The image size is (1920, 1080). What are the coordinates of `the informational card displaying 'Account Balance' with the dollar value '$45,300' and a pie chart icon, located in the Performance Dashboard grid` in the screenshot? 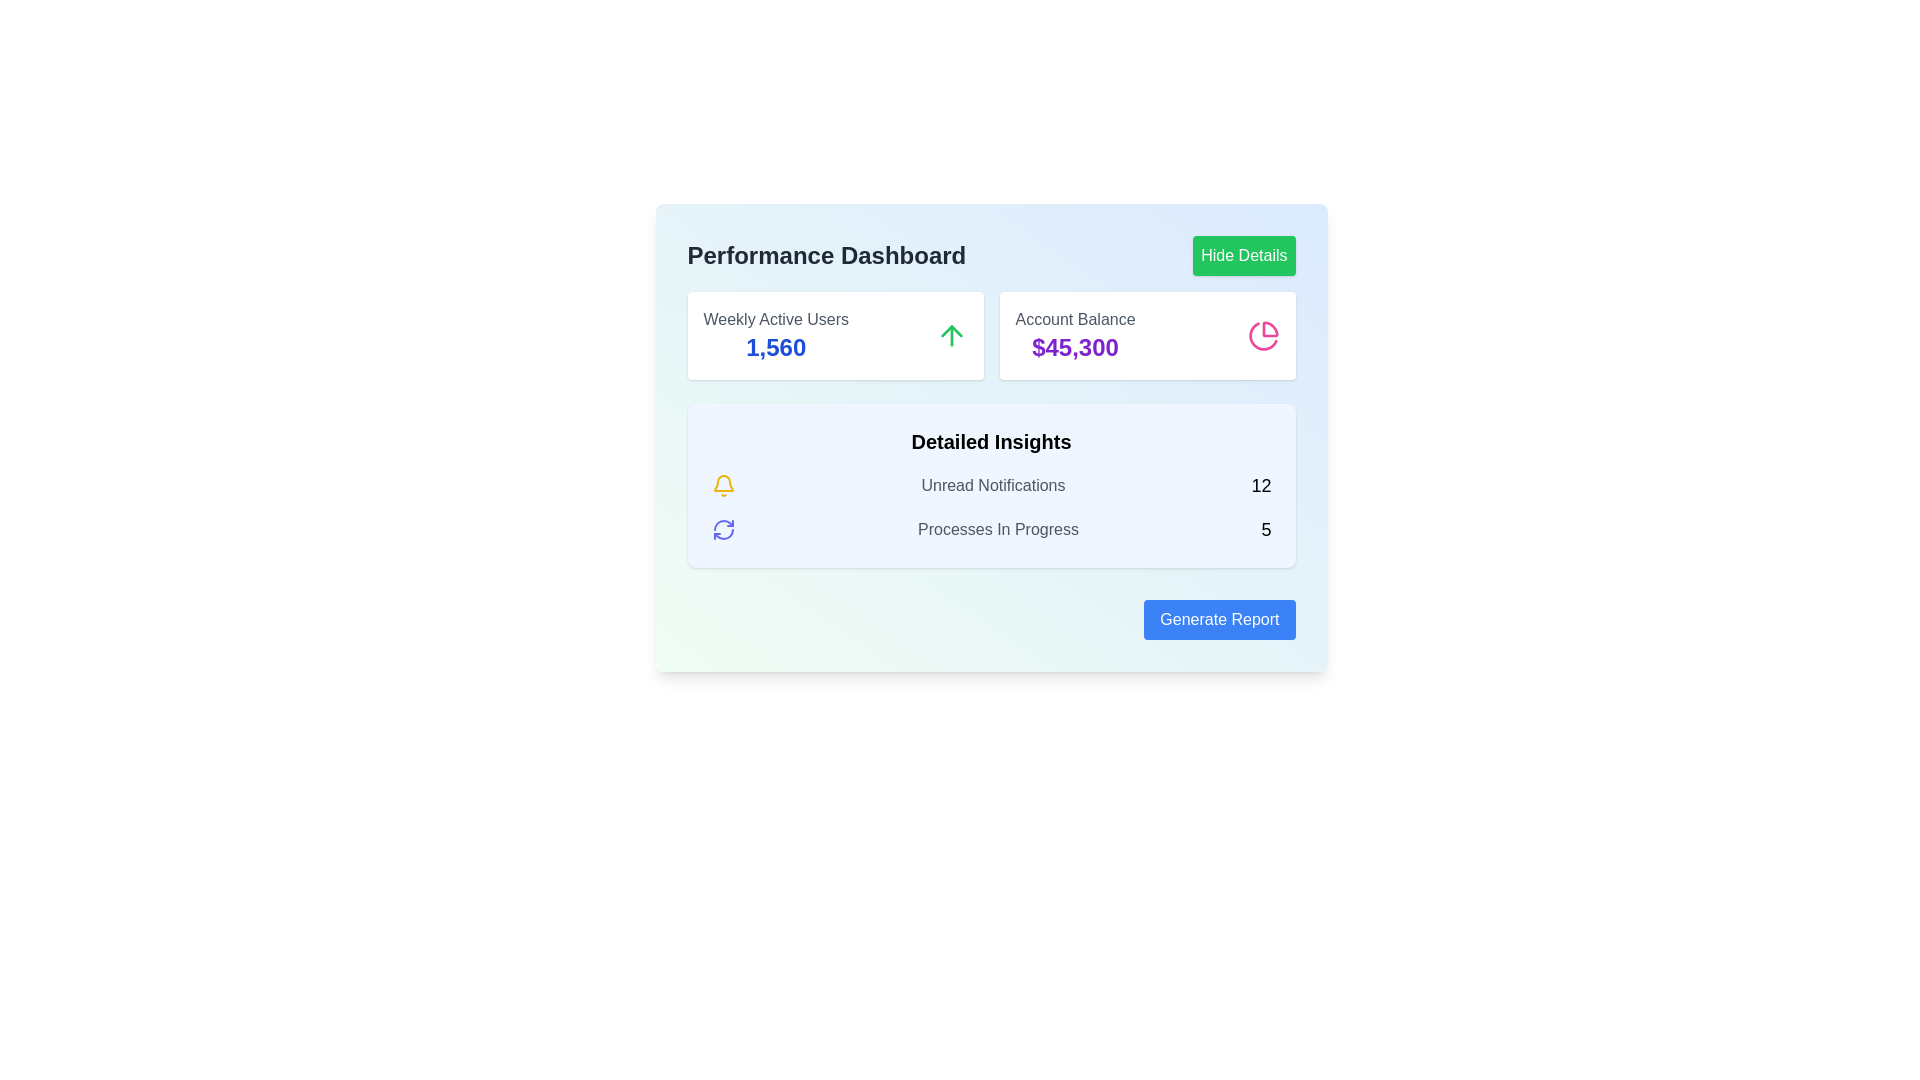 It's located at (1147, 334).